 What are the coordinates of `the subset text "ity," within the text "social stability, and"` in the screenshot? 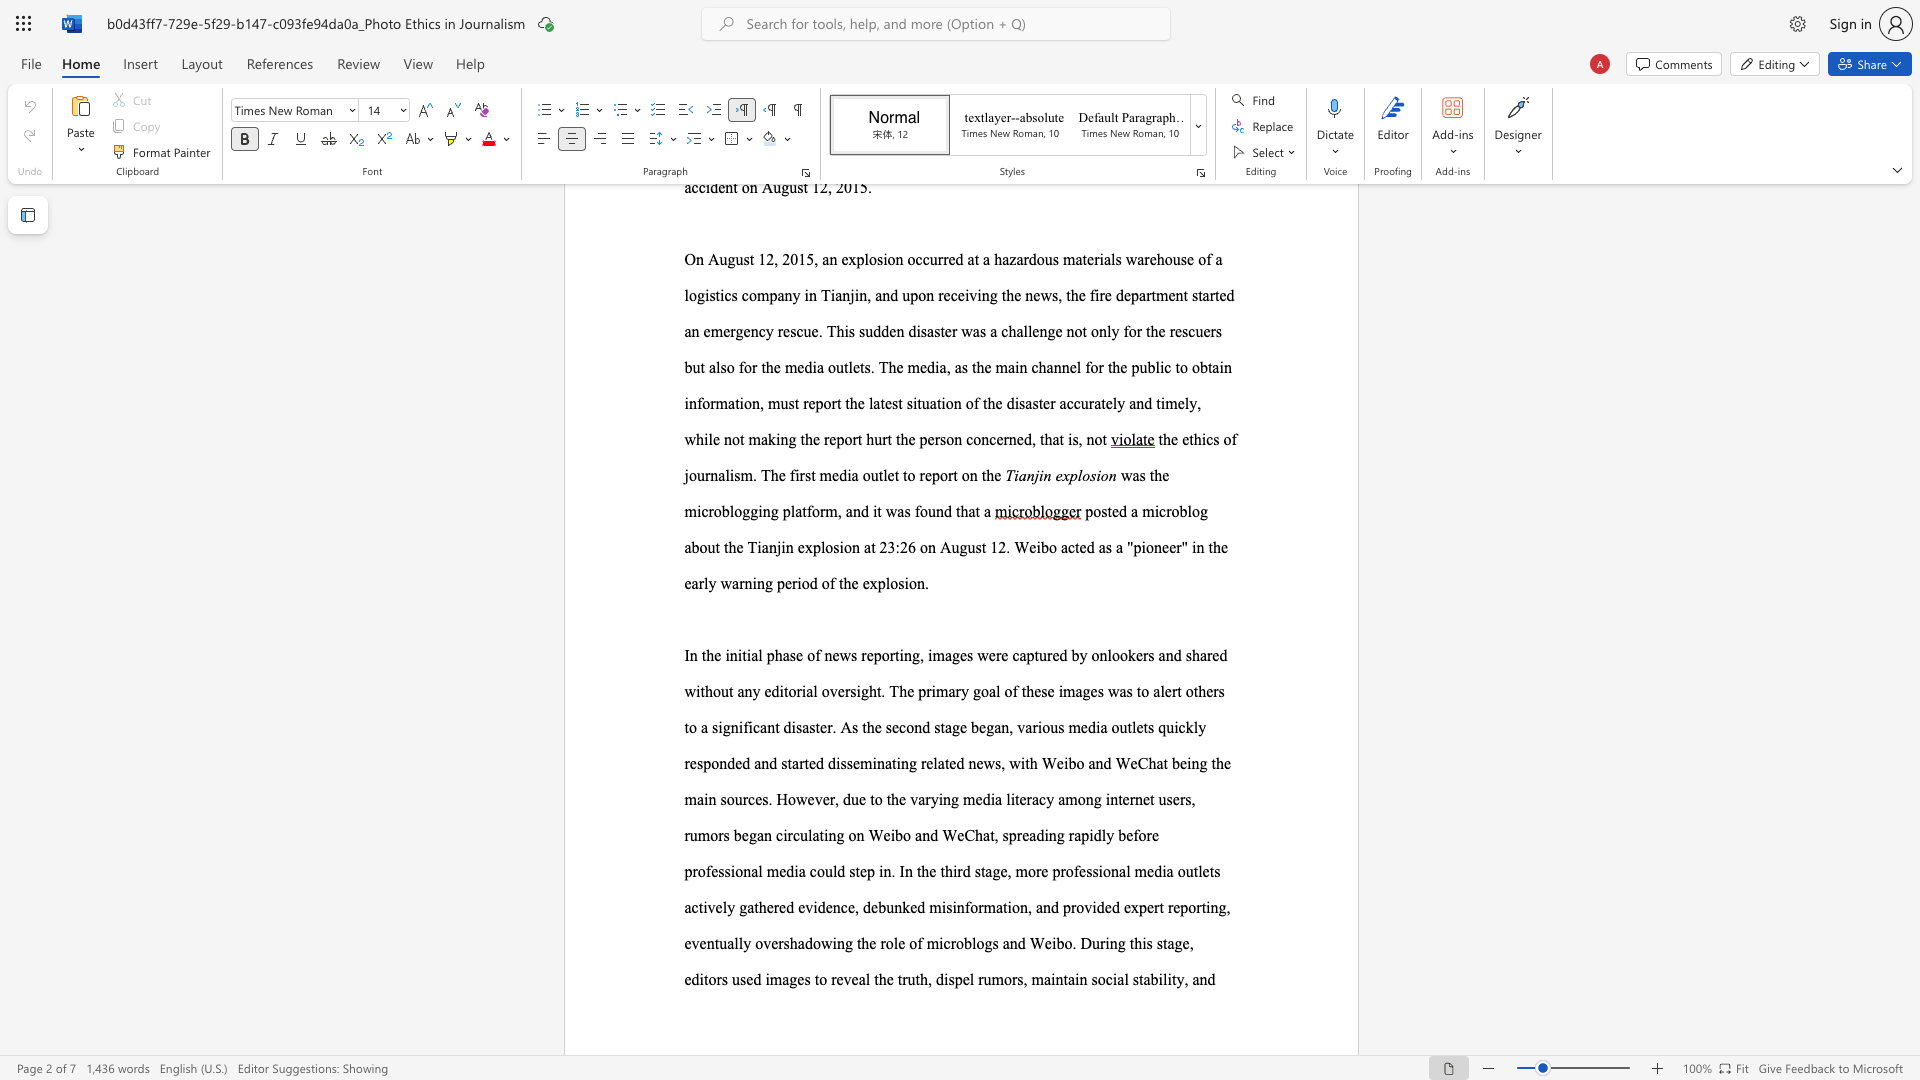 It's located at (1167, 978).